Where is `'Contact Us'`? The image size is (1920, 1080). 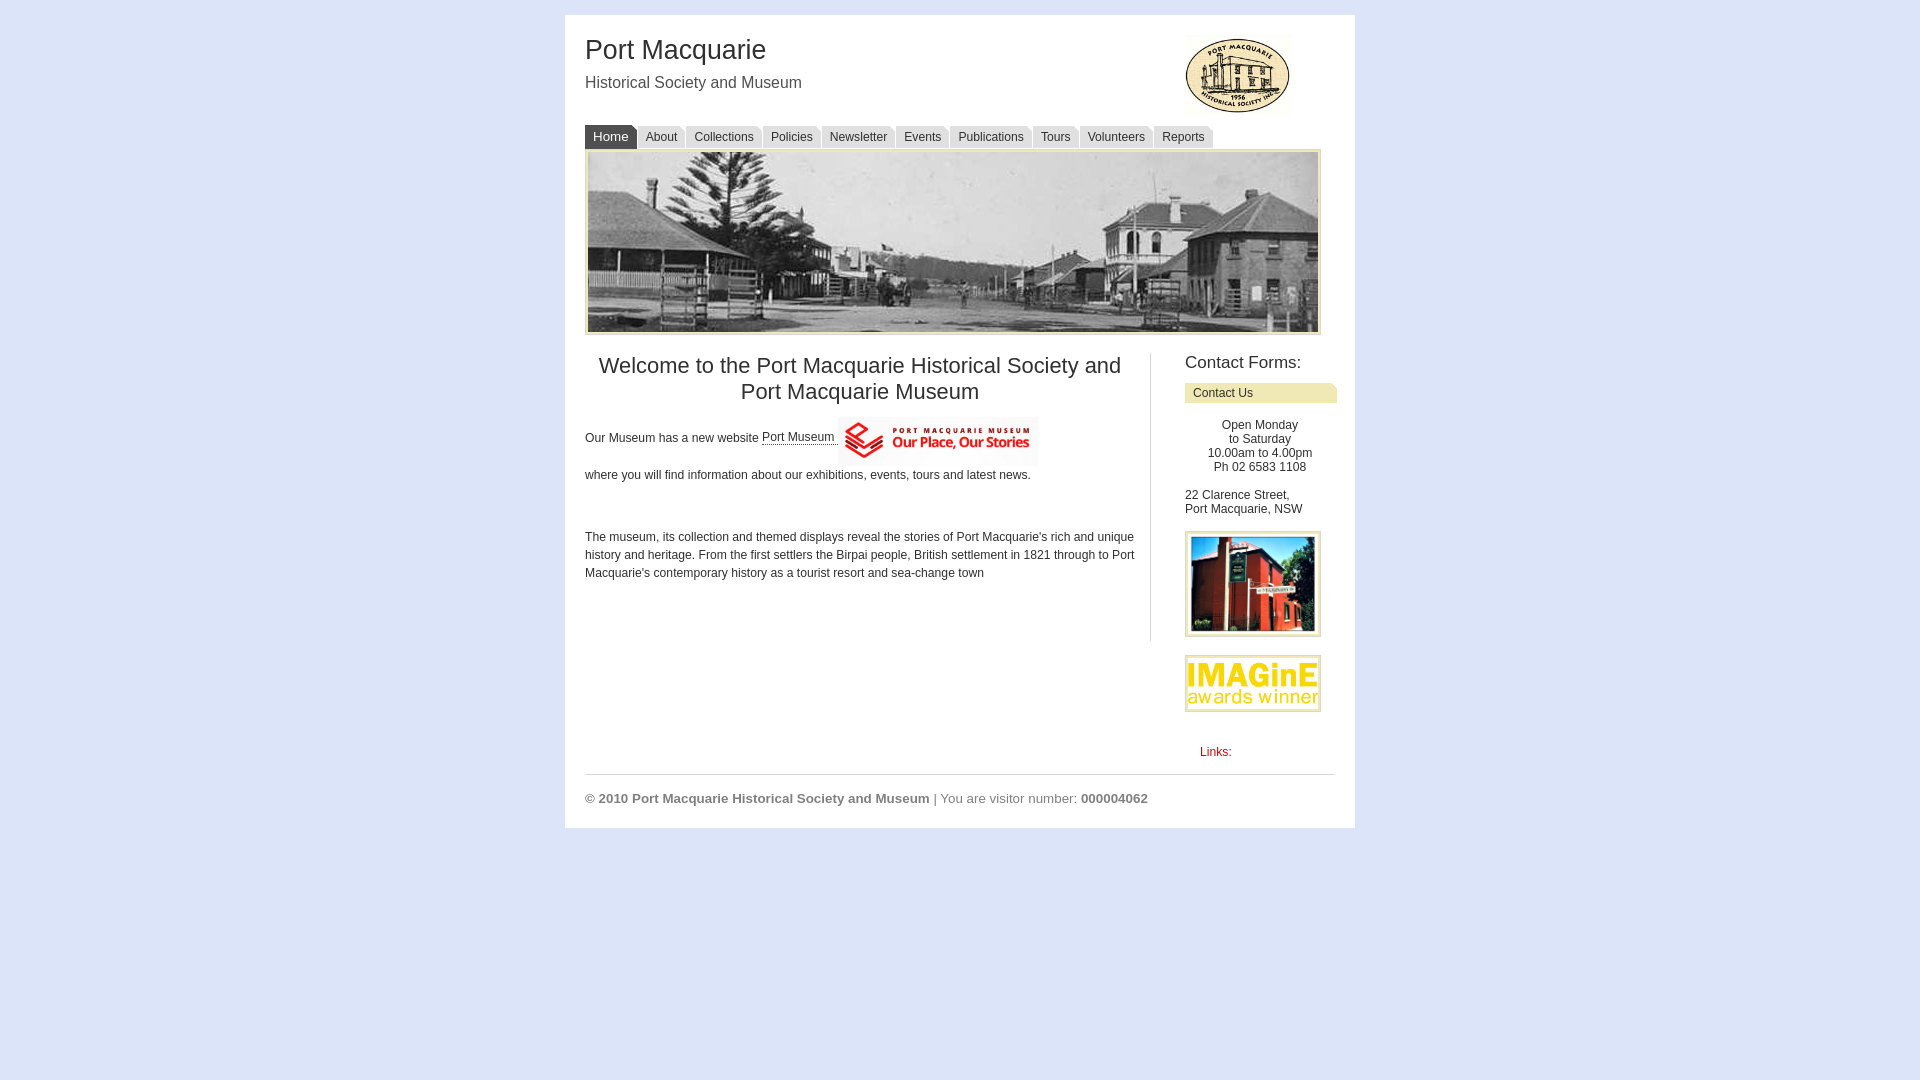
'Contact Us' is located at coordinates (1260, 393).